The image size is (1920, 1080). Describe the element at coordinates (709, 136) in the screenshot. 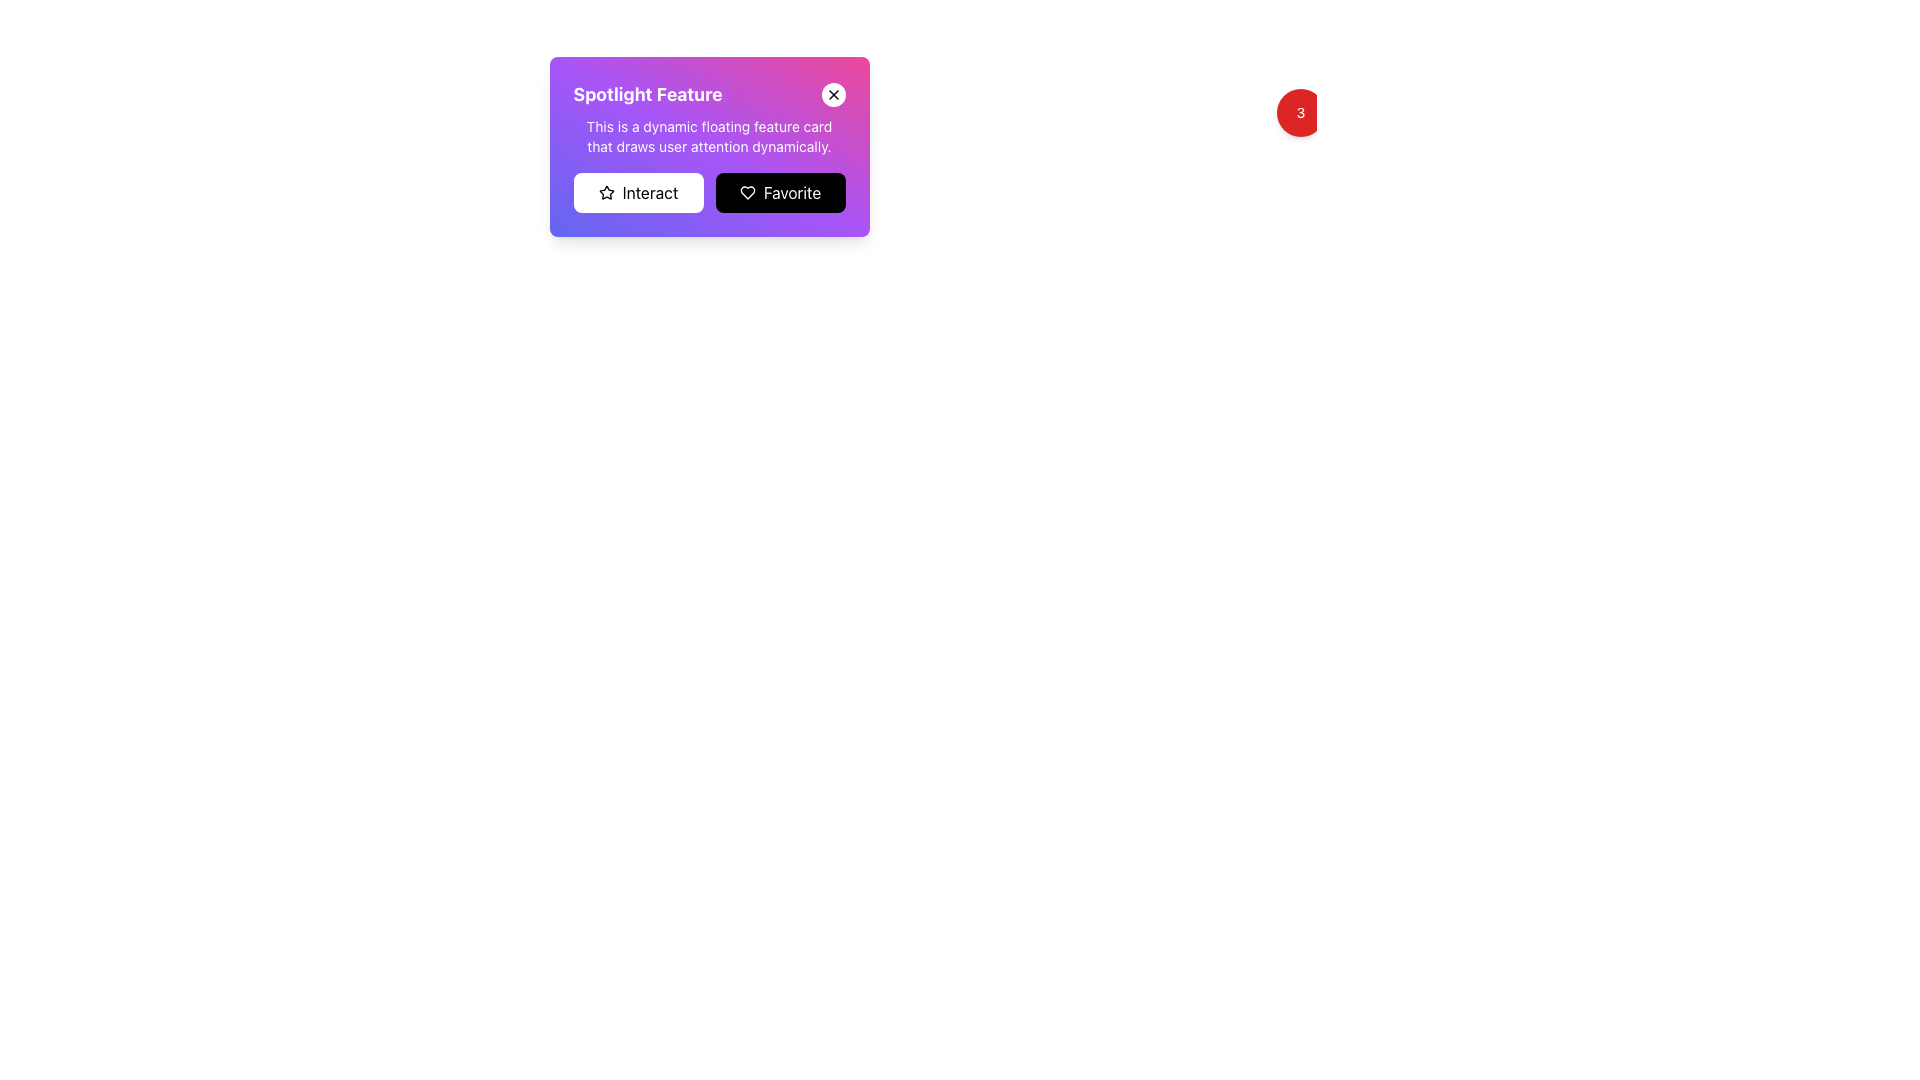

I see `the text element that states 'This is a dynamic floating feature card that draws user attention dynamically.' which is styled in a light-colored font and located within a gradient background card` at that location.